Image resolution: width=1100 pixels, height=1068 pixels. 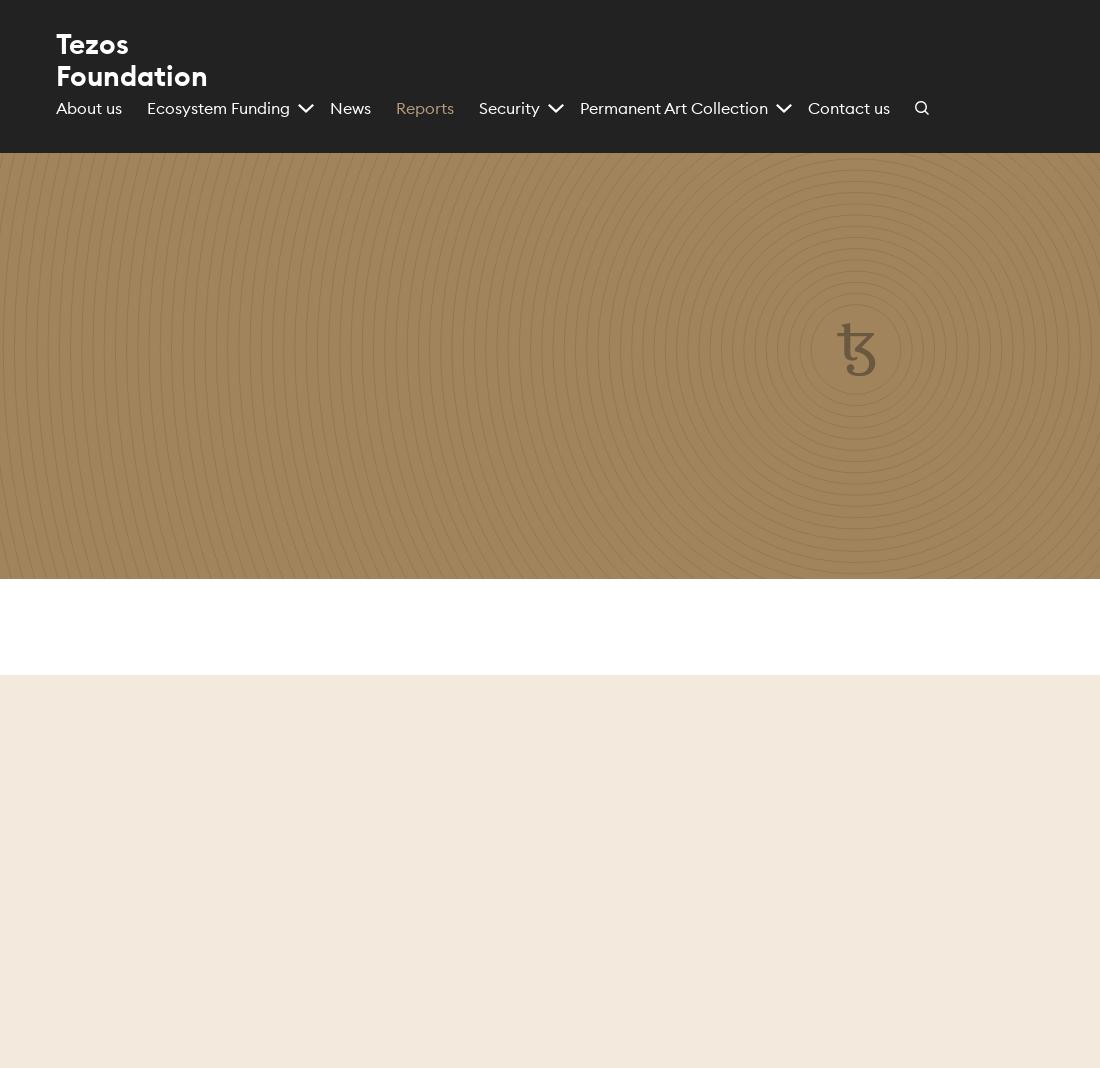 I want to click on 'use of cookies', so click(x=109, y=949).